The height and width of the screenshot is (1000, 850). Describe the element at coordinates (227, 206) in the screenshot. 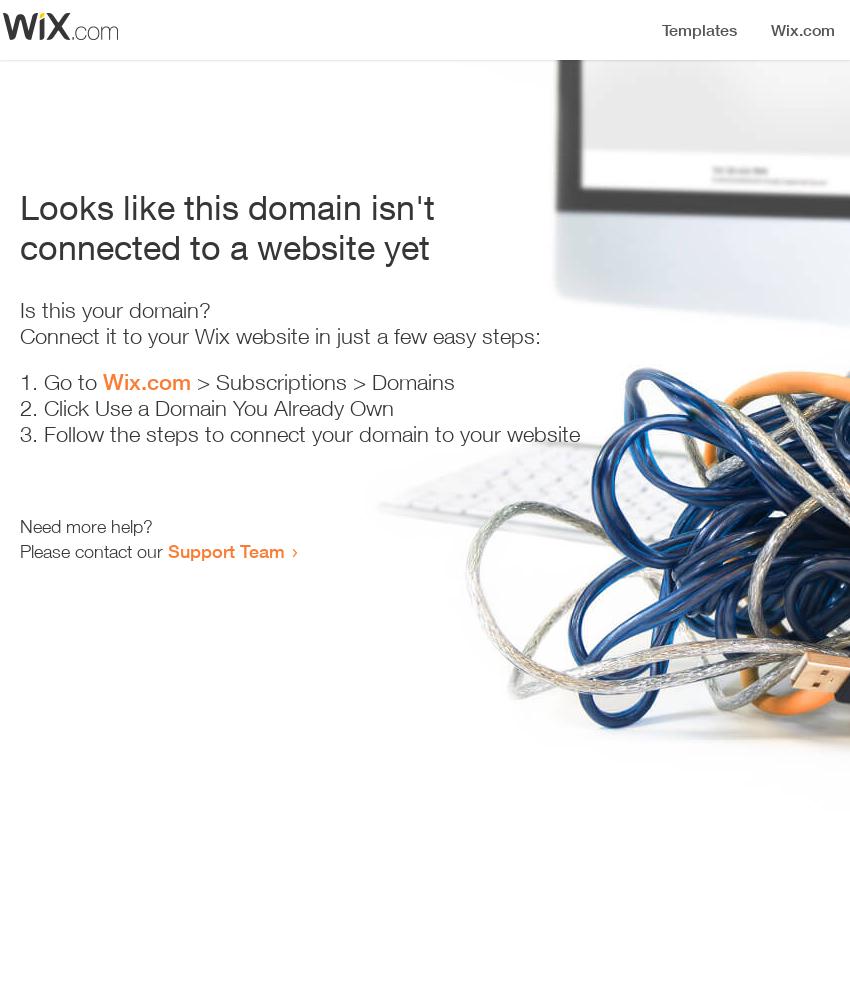

I see `'Looks like this domain isn't'` at that location.